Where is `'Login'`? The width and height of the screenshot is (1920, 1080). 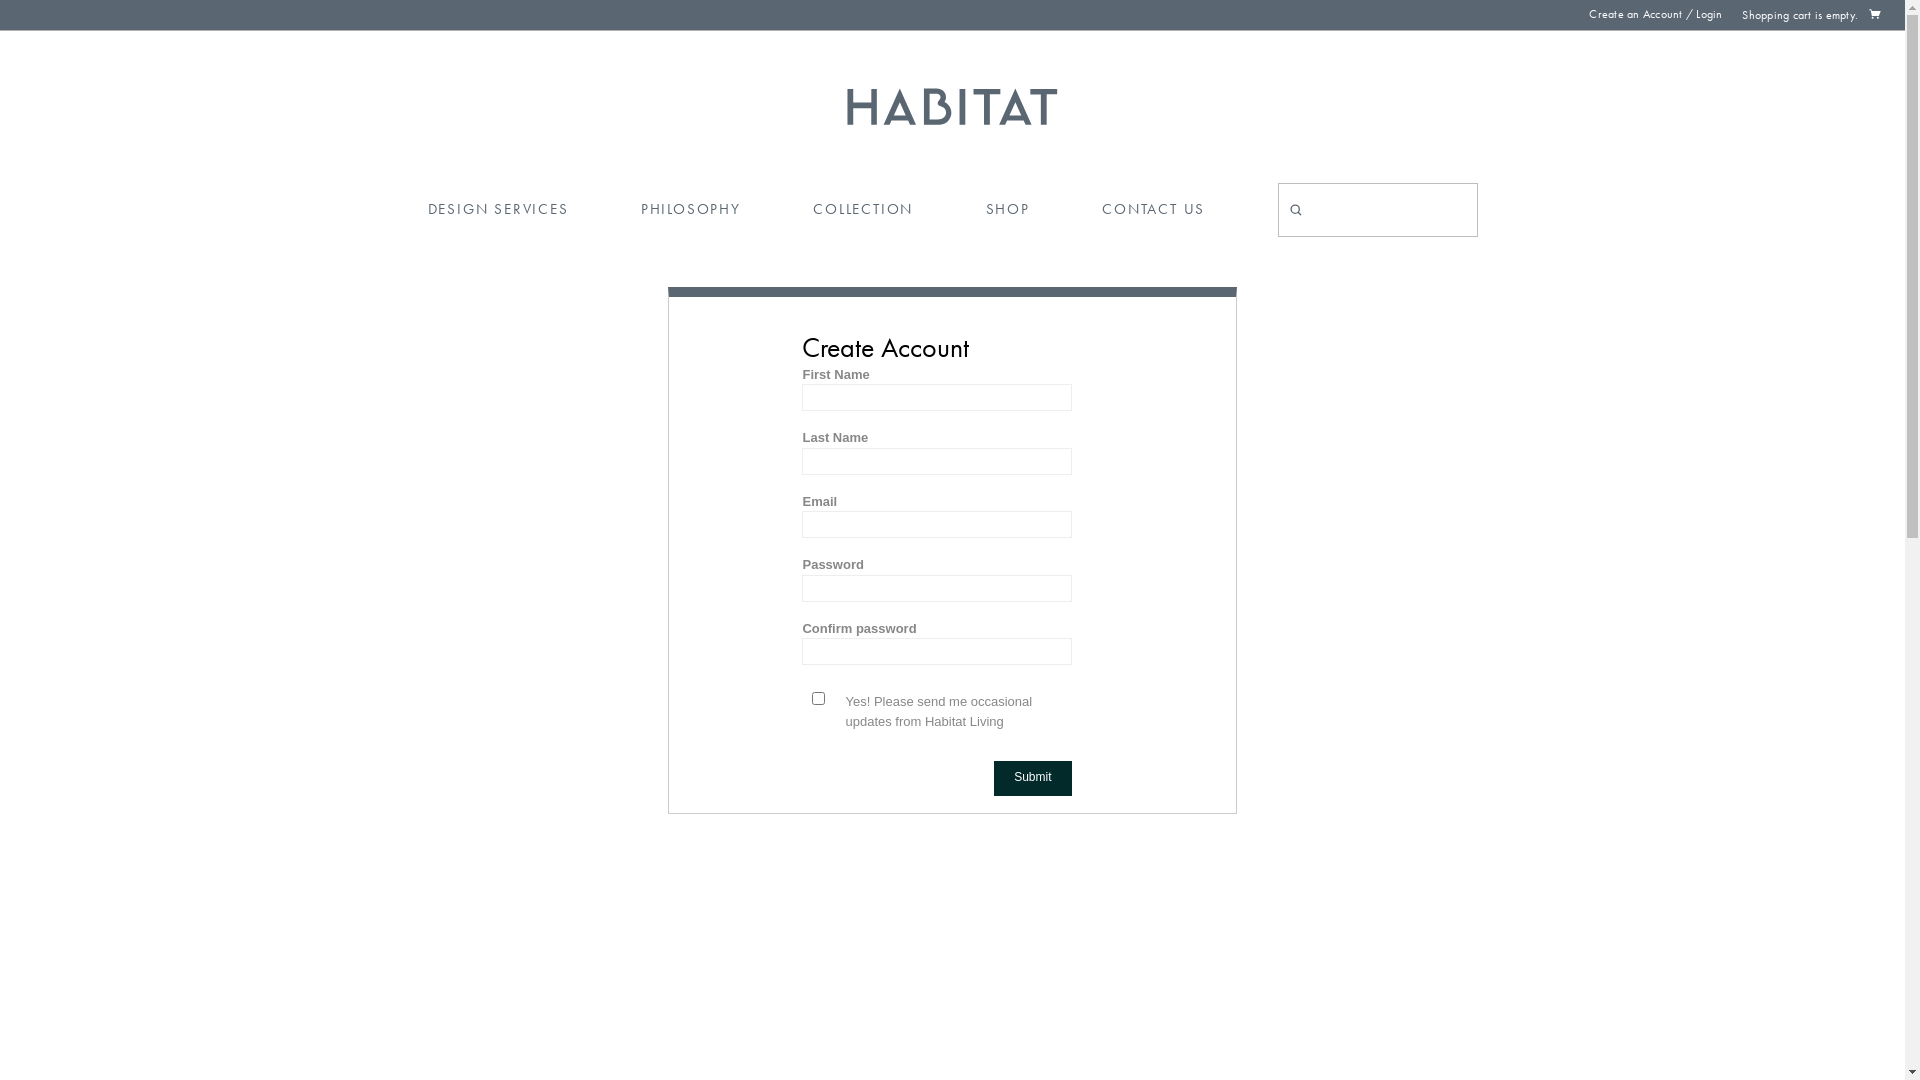
'Login' is located at coordinates (1707, 14).